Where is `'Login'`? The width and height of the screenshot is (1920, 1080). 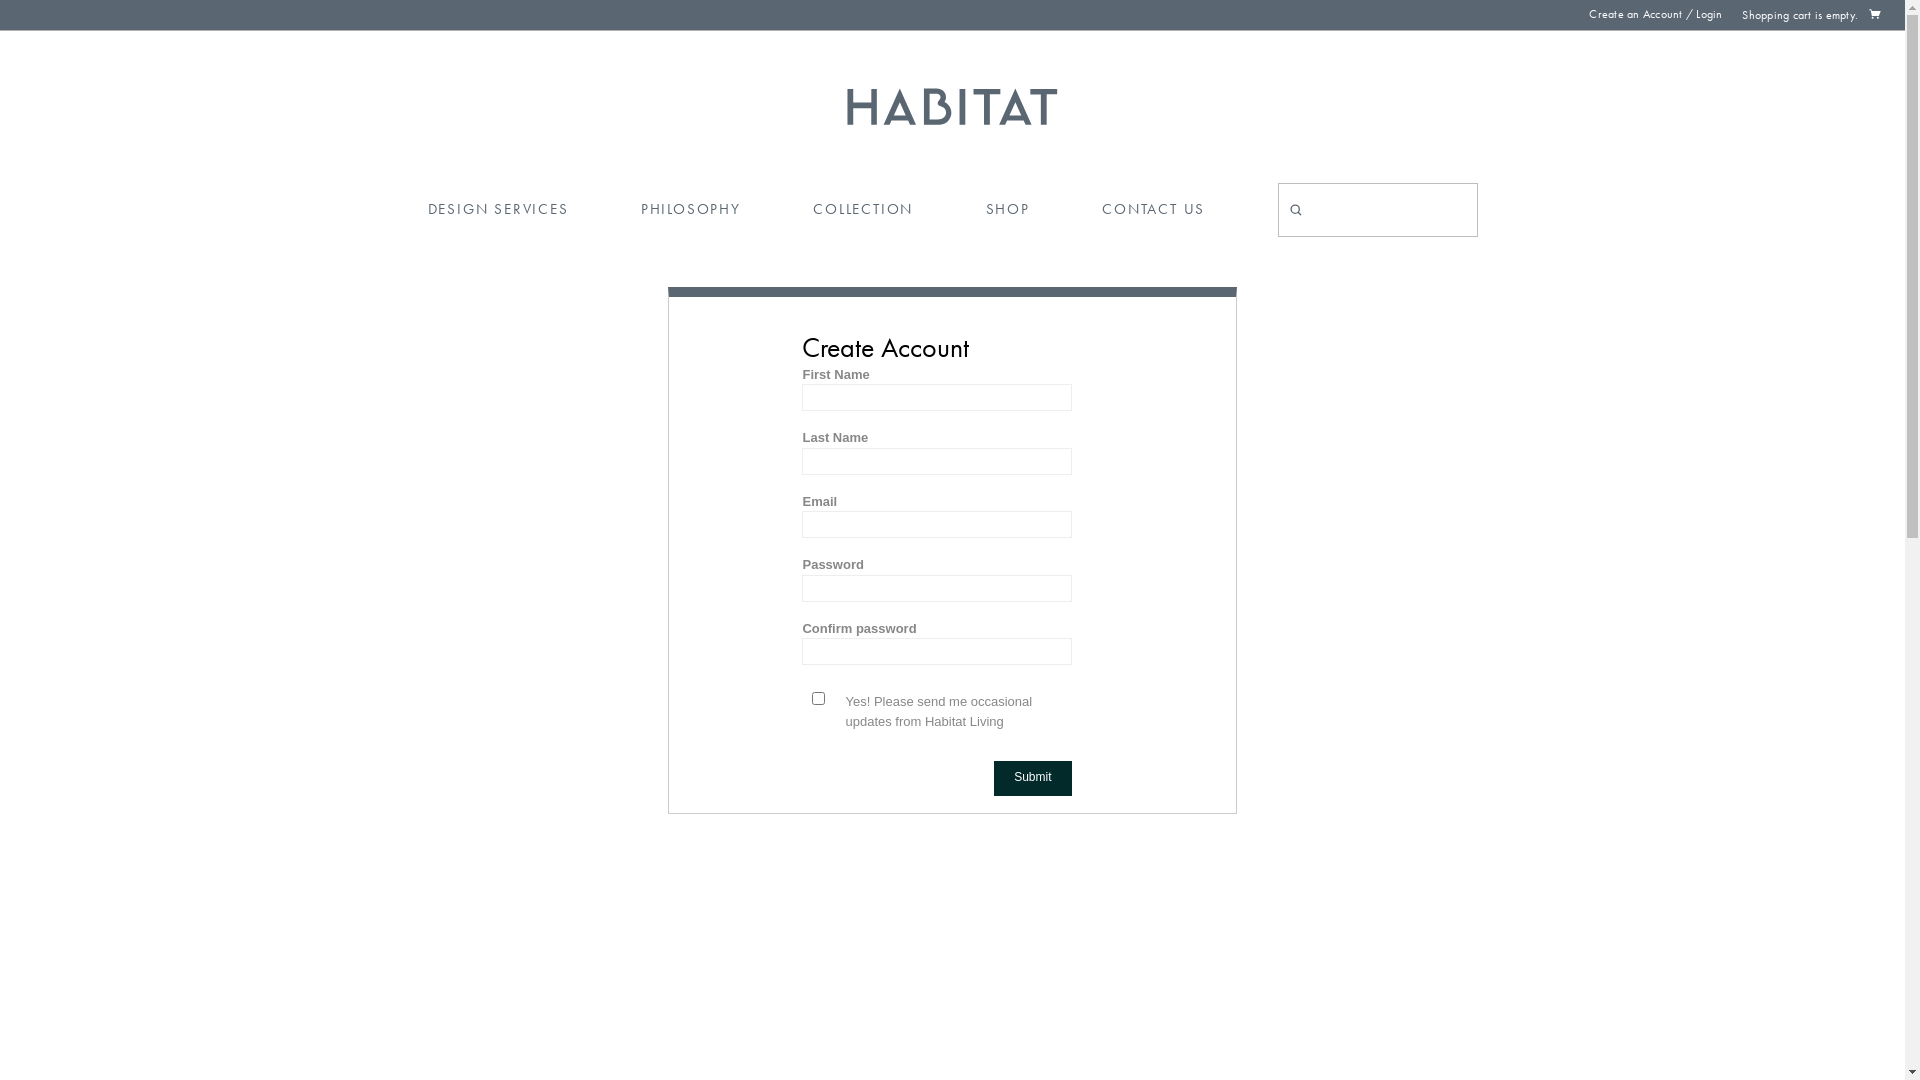
'Login' is located at coordinates (1707, 14).